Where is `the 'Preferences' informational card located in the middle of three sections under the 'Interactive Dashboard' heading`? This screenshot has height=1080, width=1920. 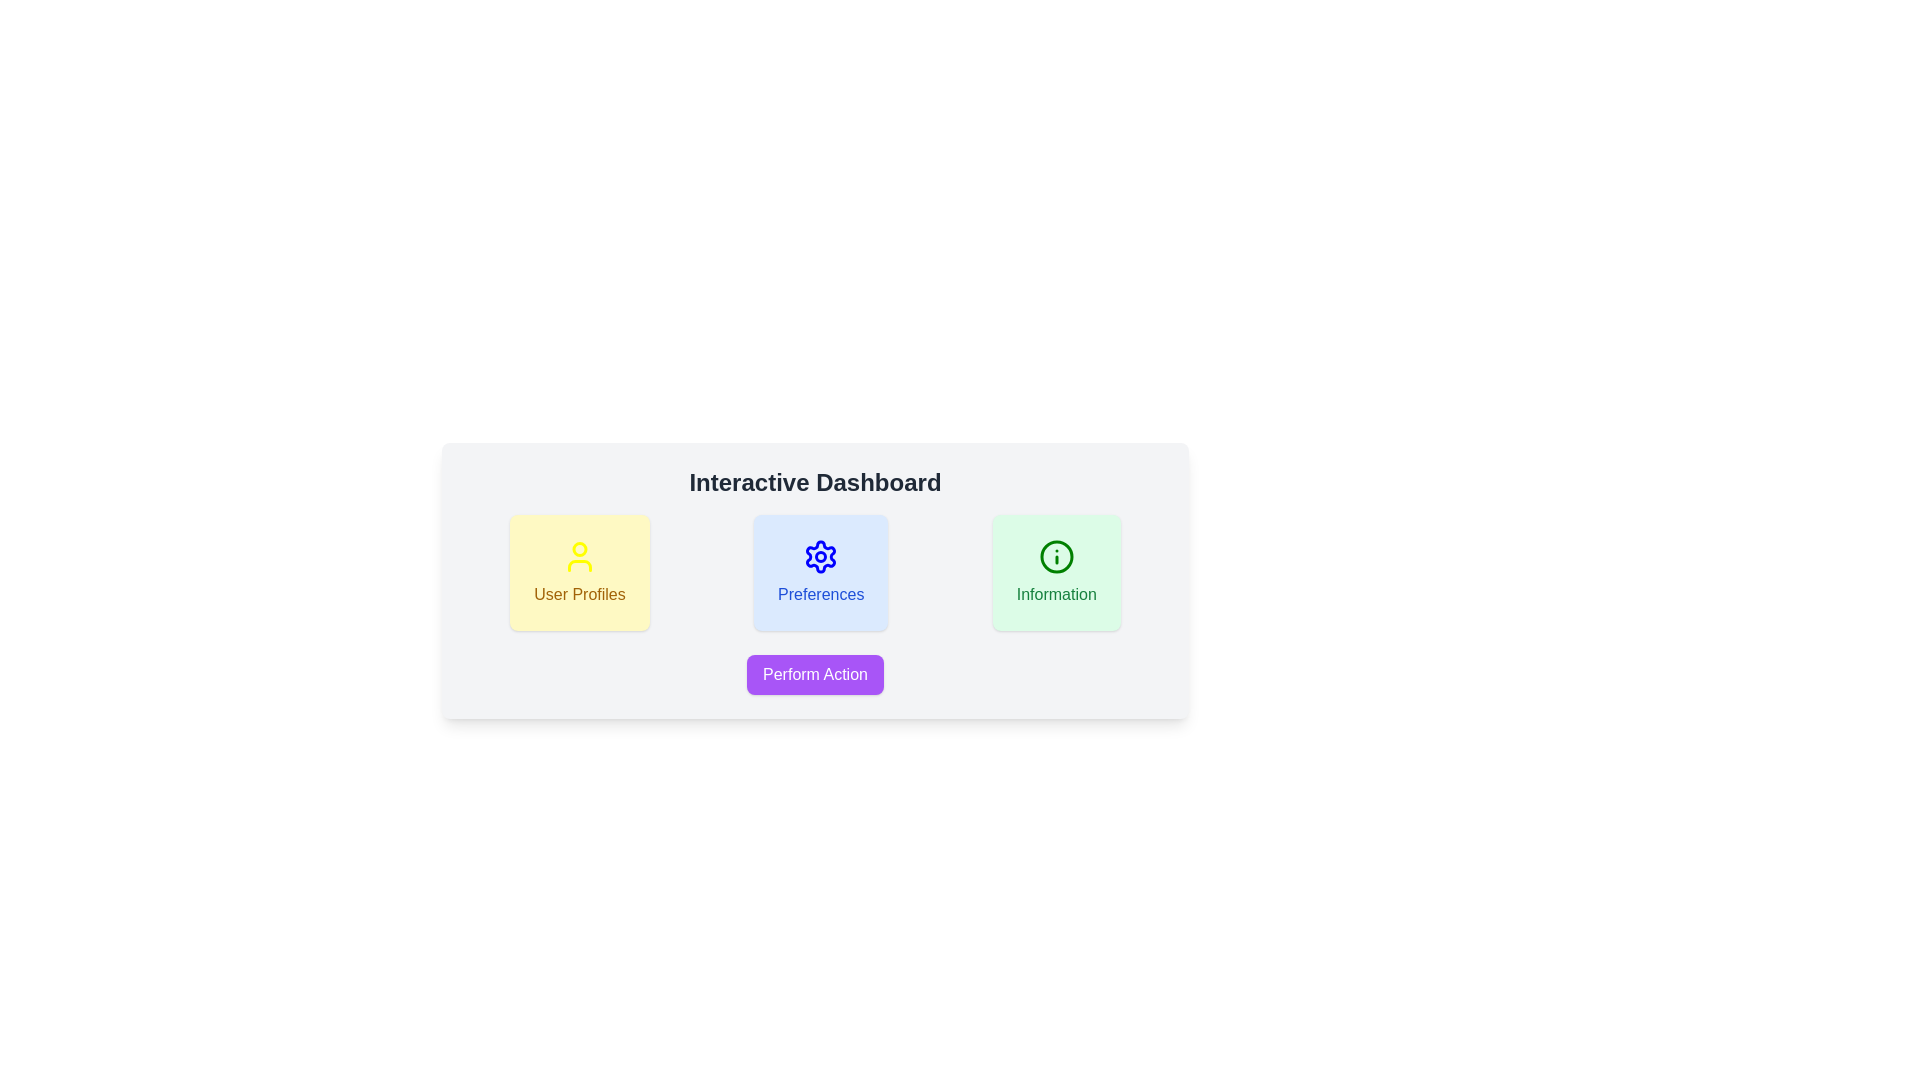 the 'Preferences' informational card located in the middle of three sections under the 'Interactive Dashboard' heading is located at coordinates (815, 573).